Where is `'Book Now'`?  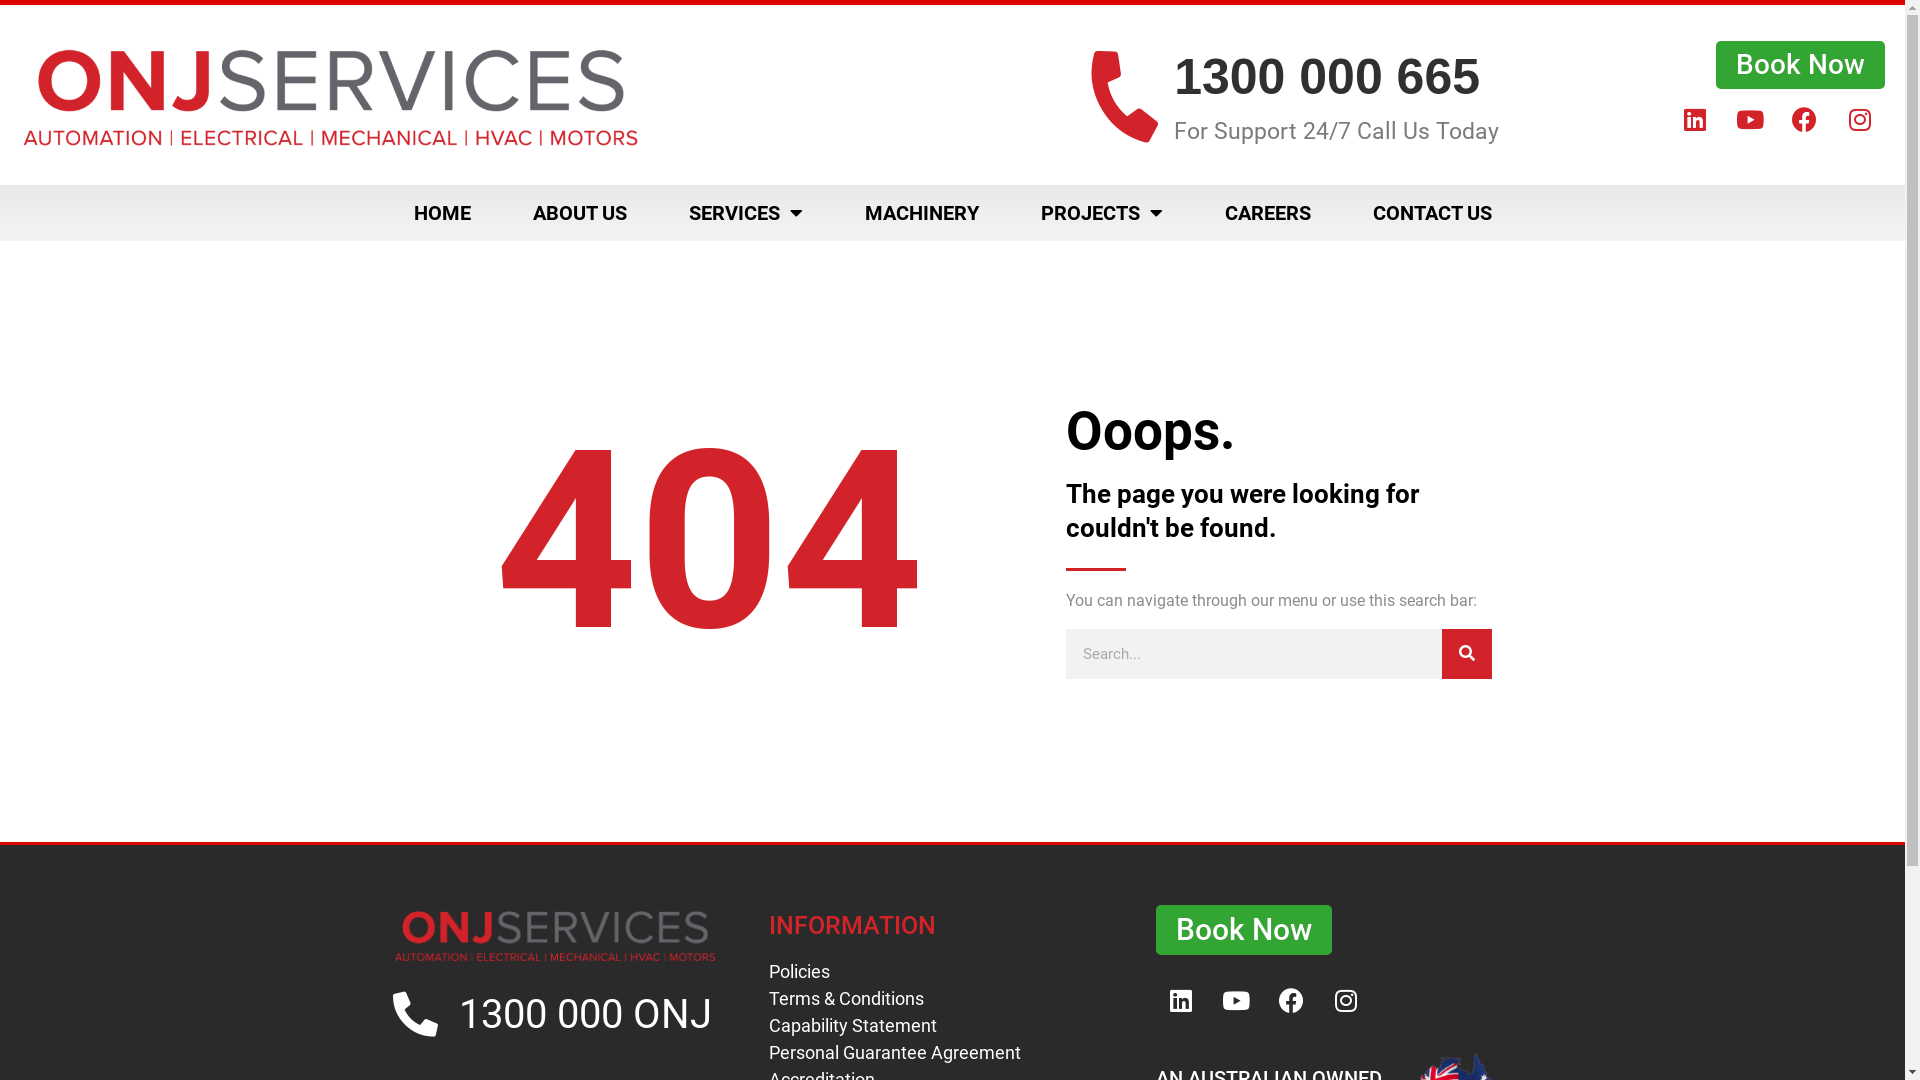 'Book Now' is located at coordinates (1715, 64).